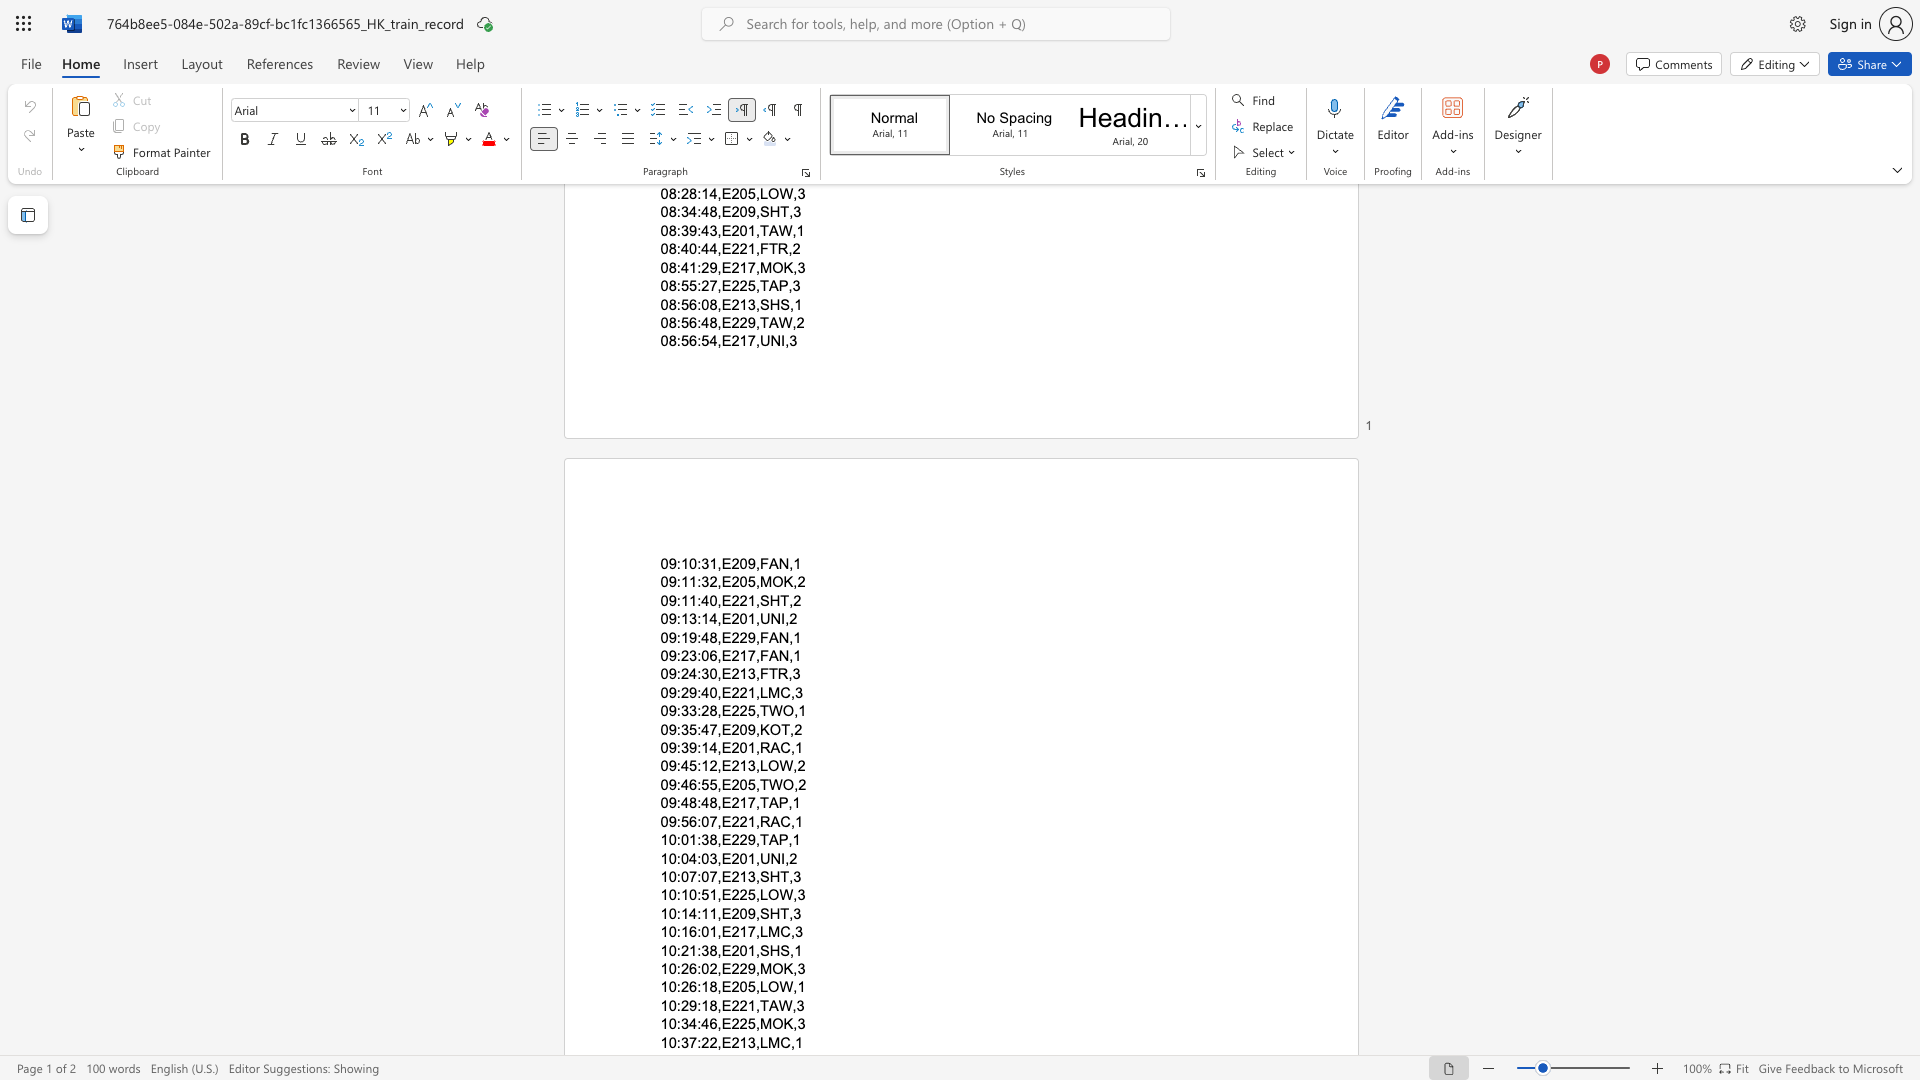 This screenshot has height=1080, width=1920. I want to click on the subset text ",3" within the text "10:14:11,E209,SHT,3", so click(788, 913).